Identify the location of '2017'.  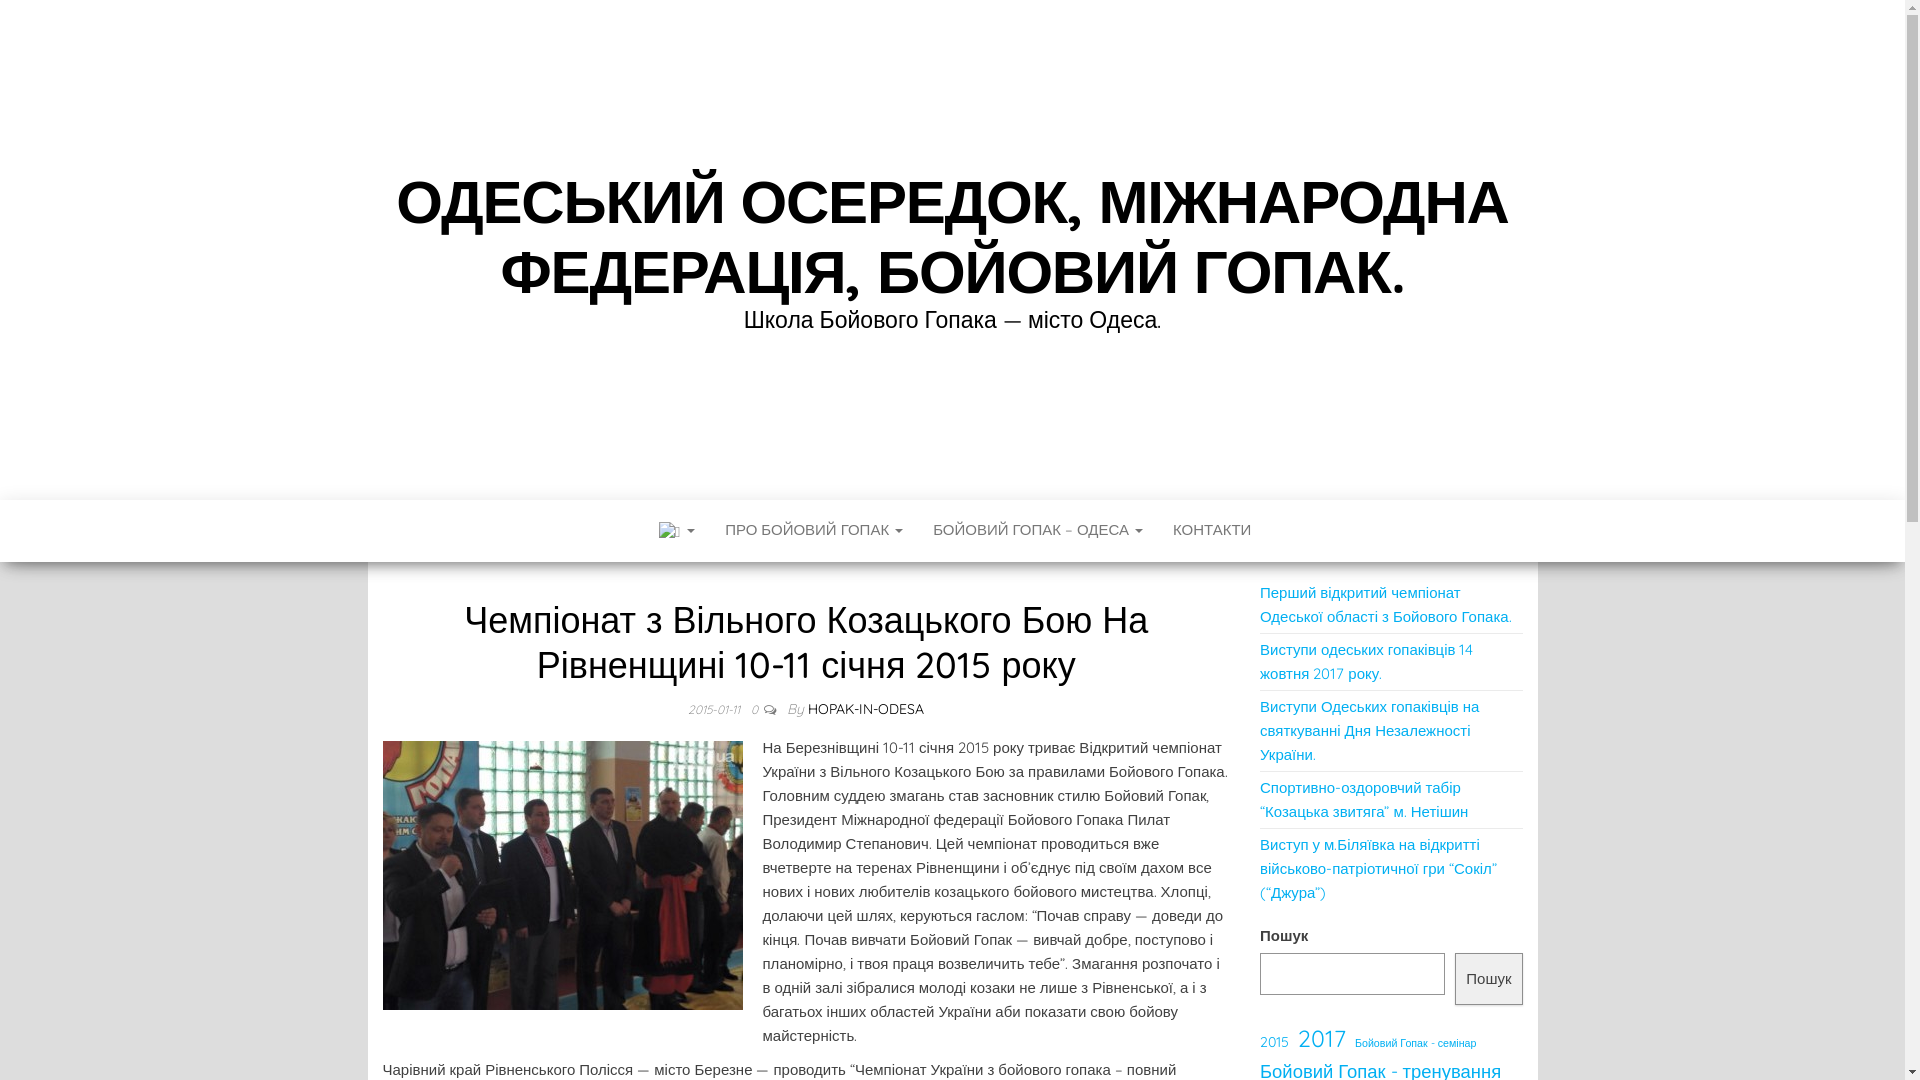
(1297, 1037).